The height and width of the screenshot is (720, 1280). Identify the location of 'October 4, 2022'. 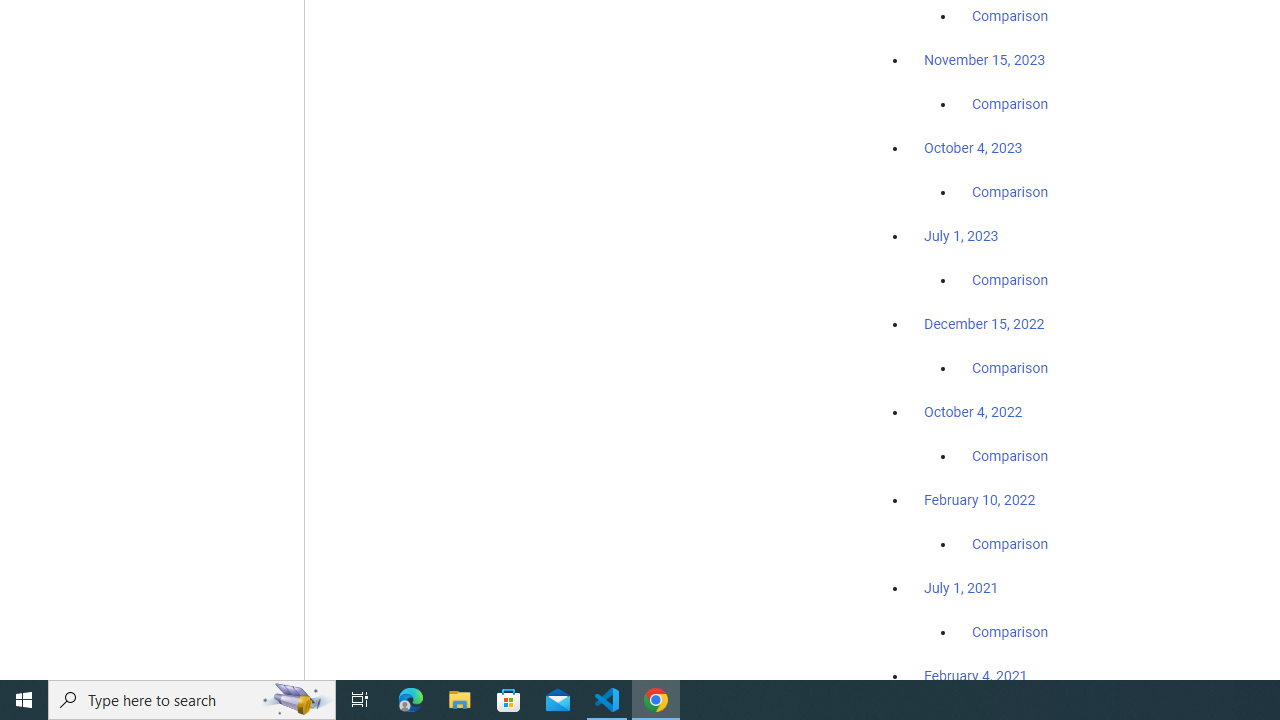
(973, 411).